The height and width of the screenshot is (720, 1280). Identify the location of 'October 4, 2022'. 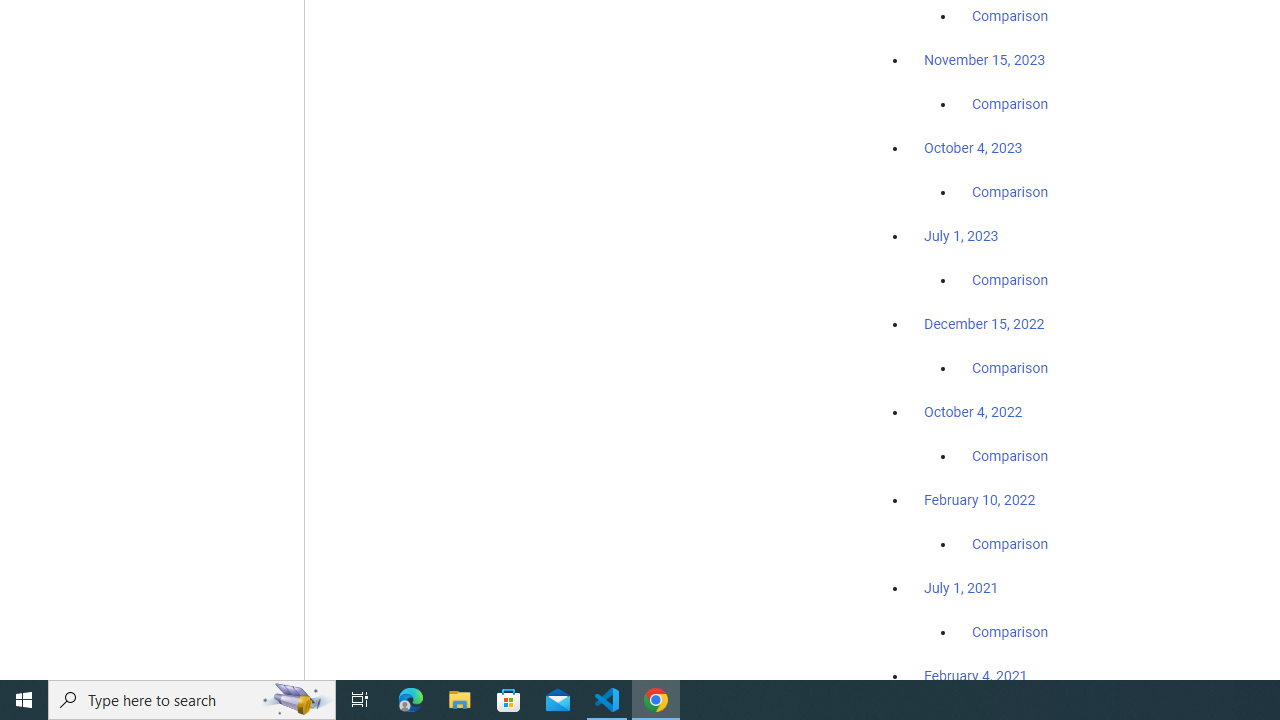
(973, 411).